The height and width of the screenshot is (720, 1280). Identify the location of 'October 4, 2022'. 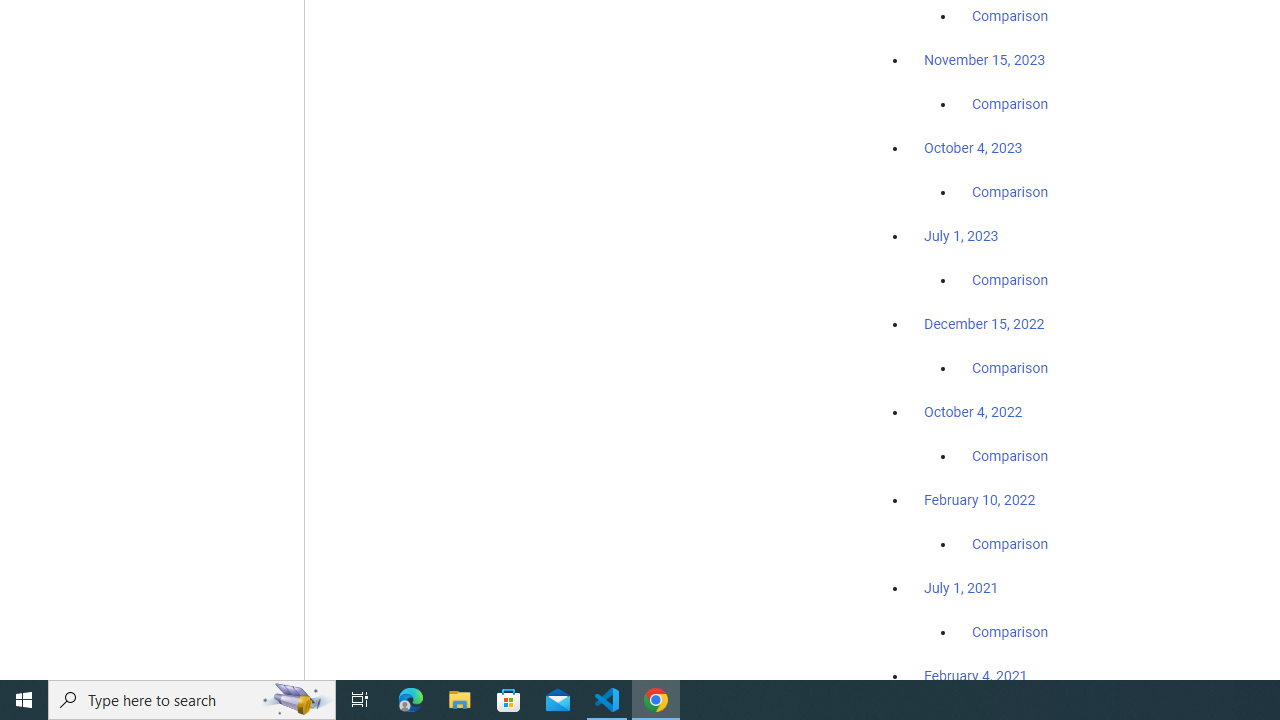
(973, 411).